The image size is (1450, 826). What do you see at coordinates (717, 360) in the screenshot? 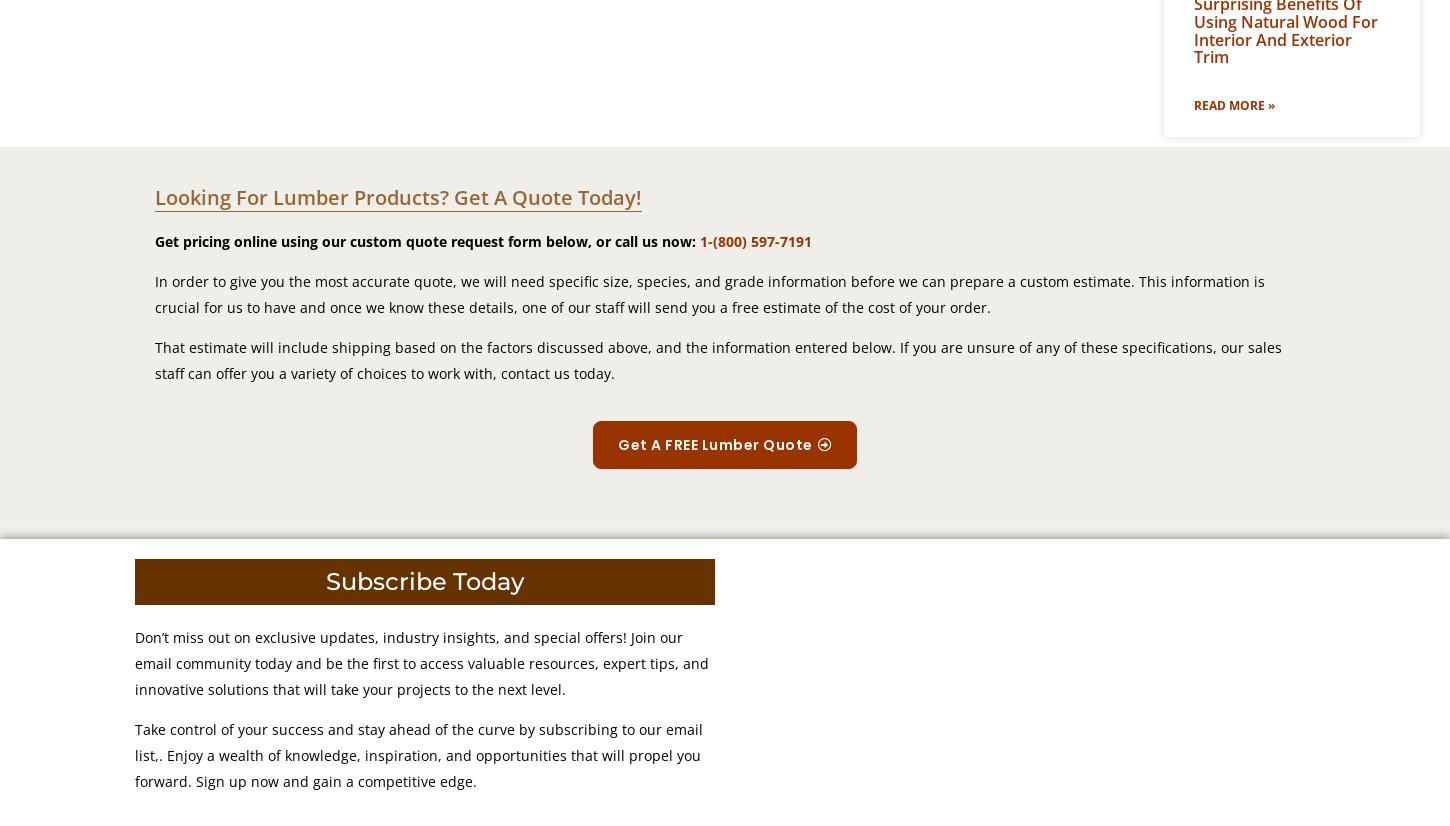
I see `'That estimate will include shipping based on the factors discussed above, and the information entered below. If you are unsure of any of these specifications, our sales staff can offer you a variety of choices to work with, contact us today.'` at bounding box center [717, 360].